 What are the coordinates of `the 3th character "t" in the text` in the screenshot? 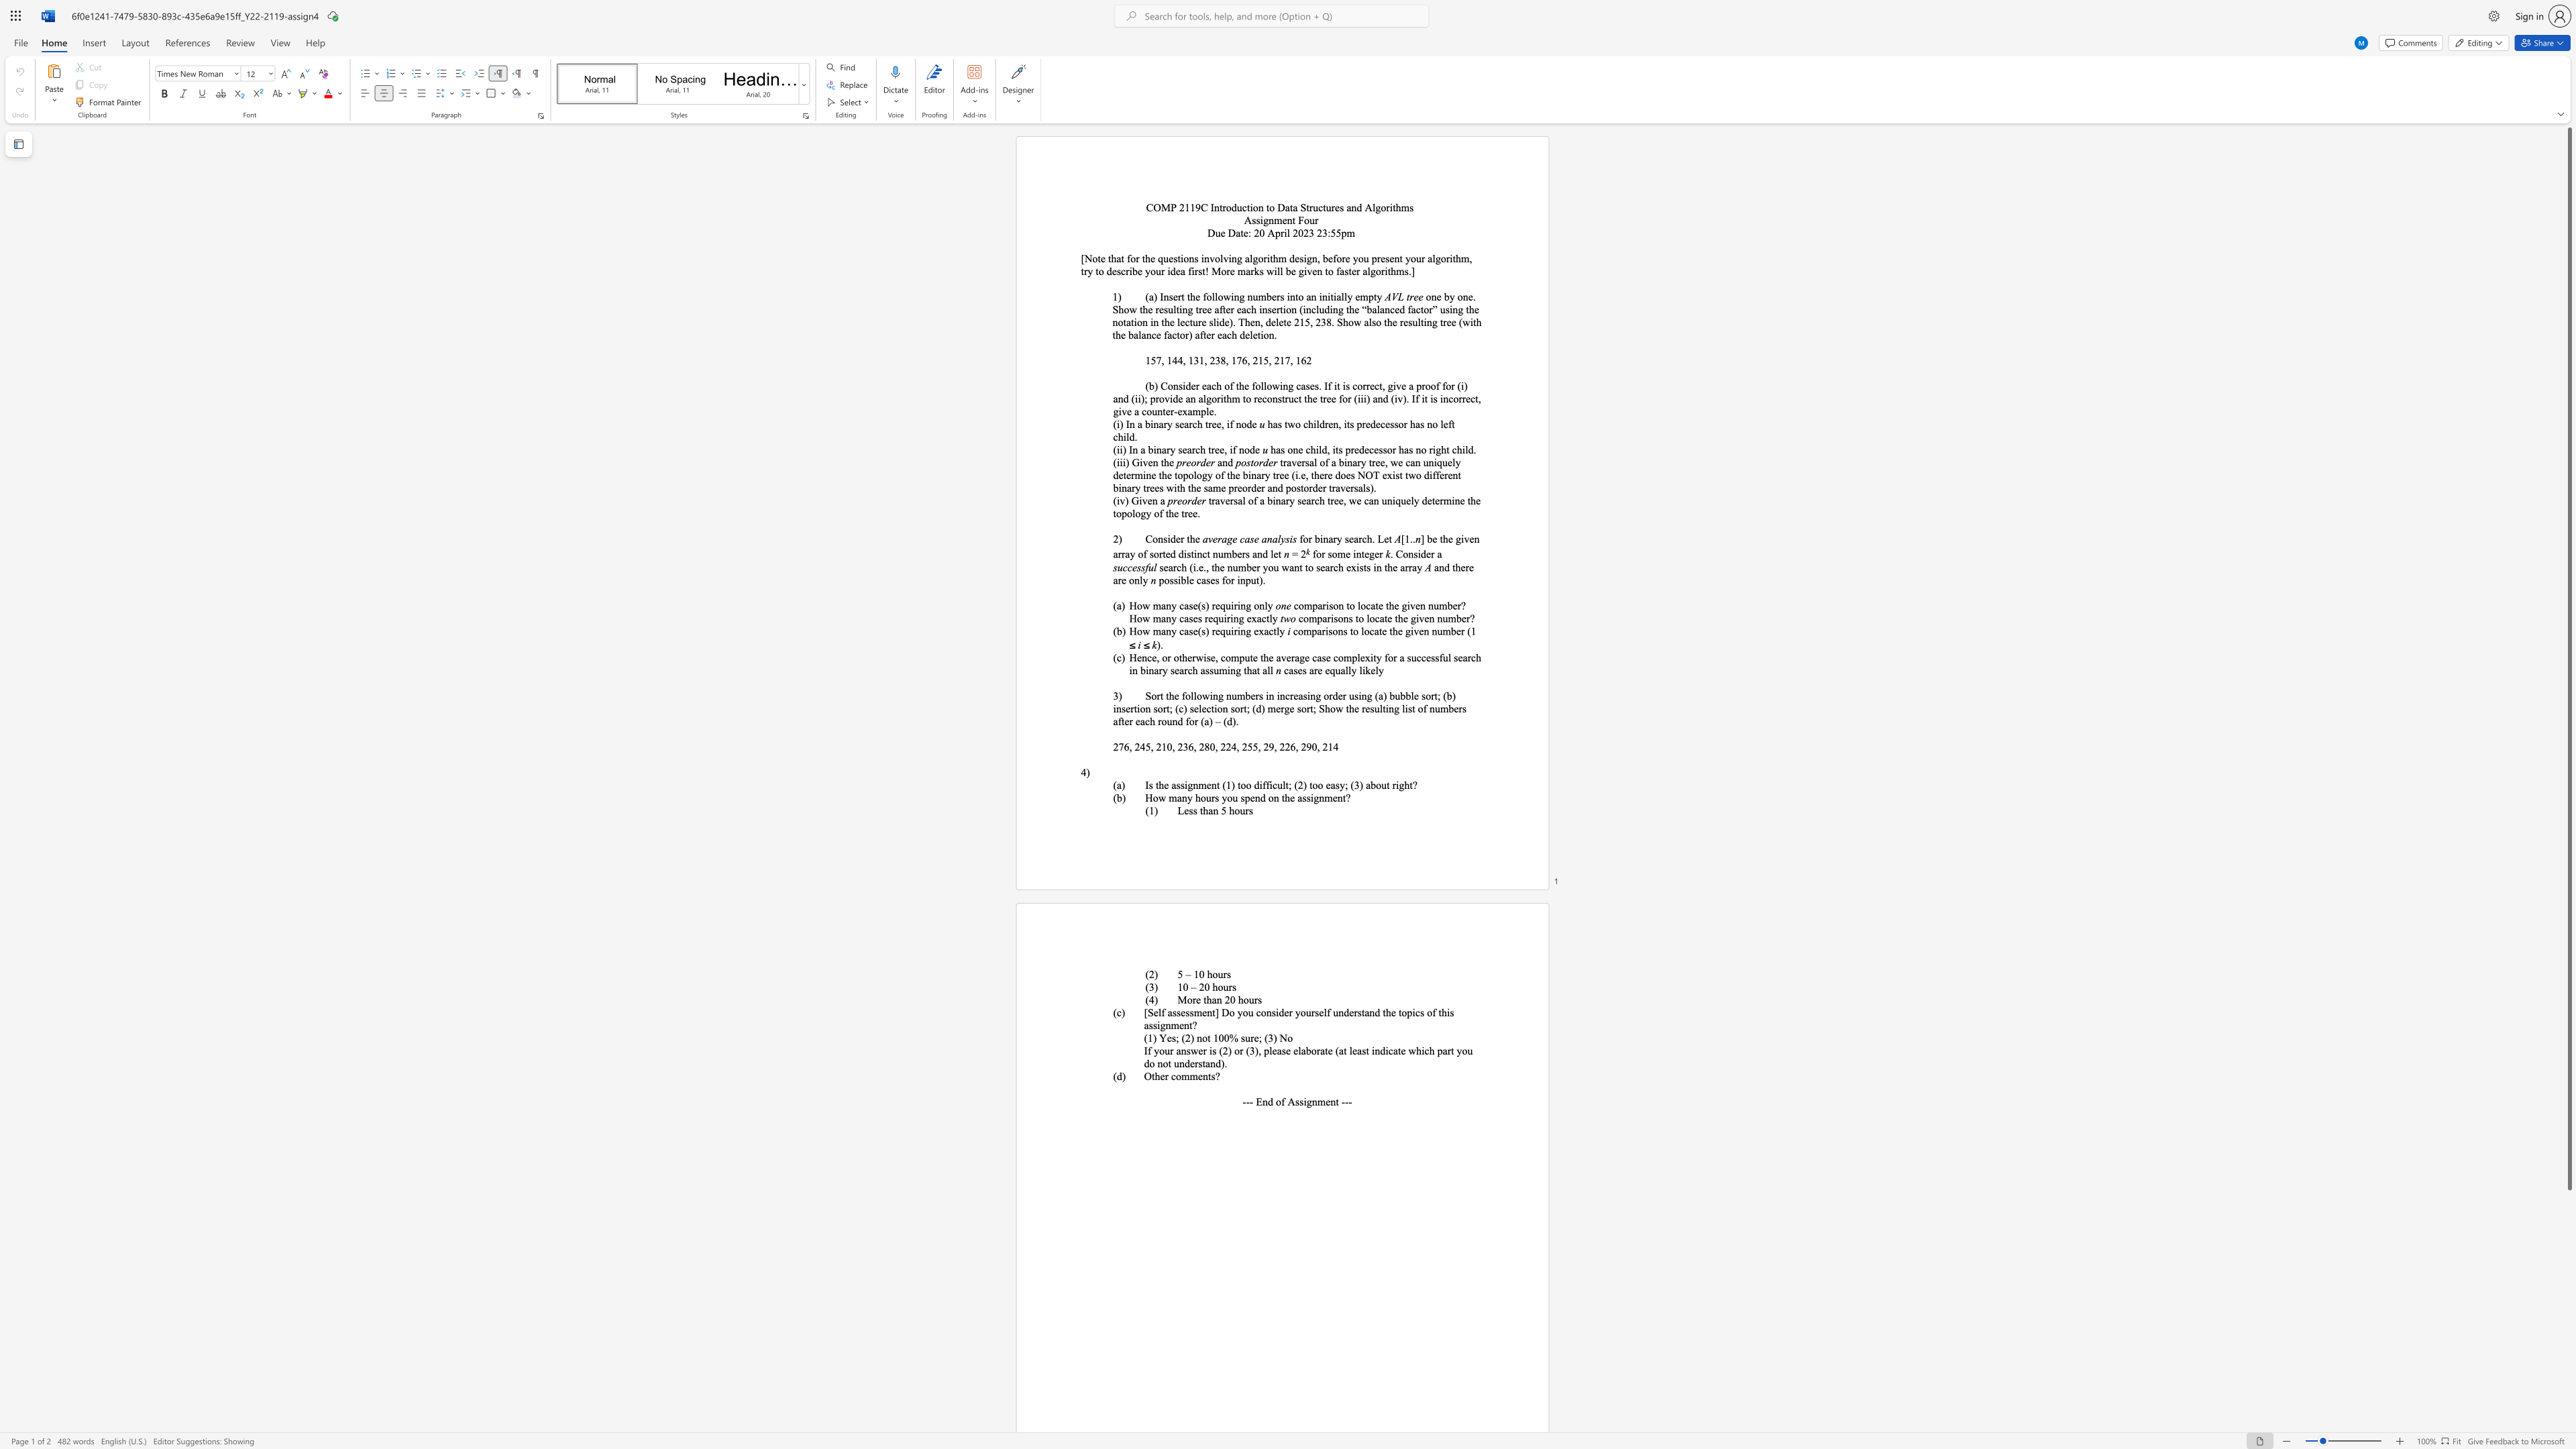 It's located at (1296, 296).